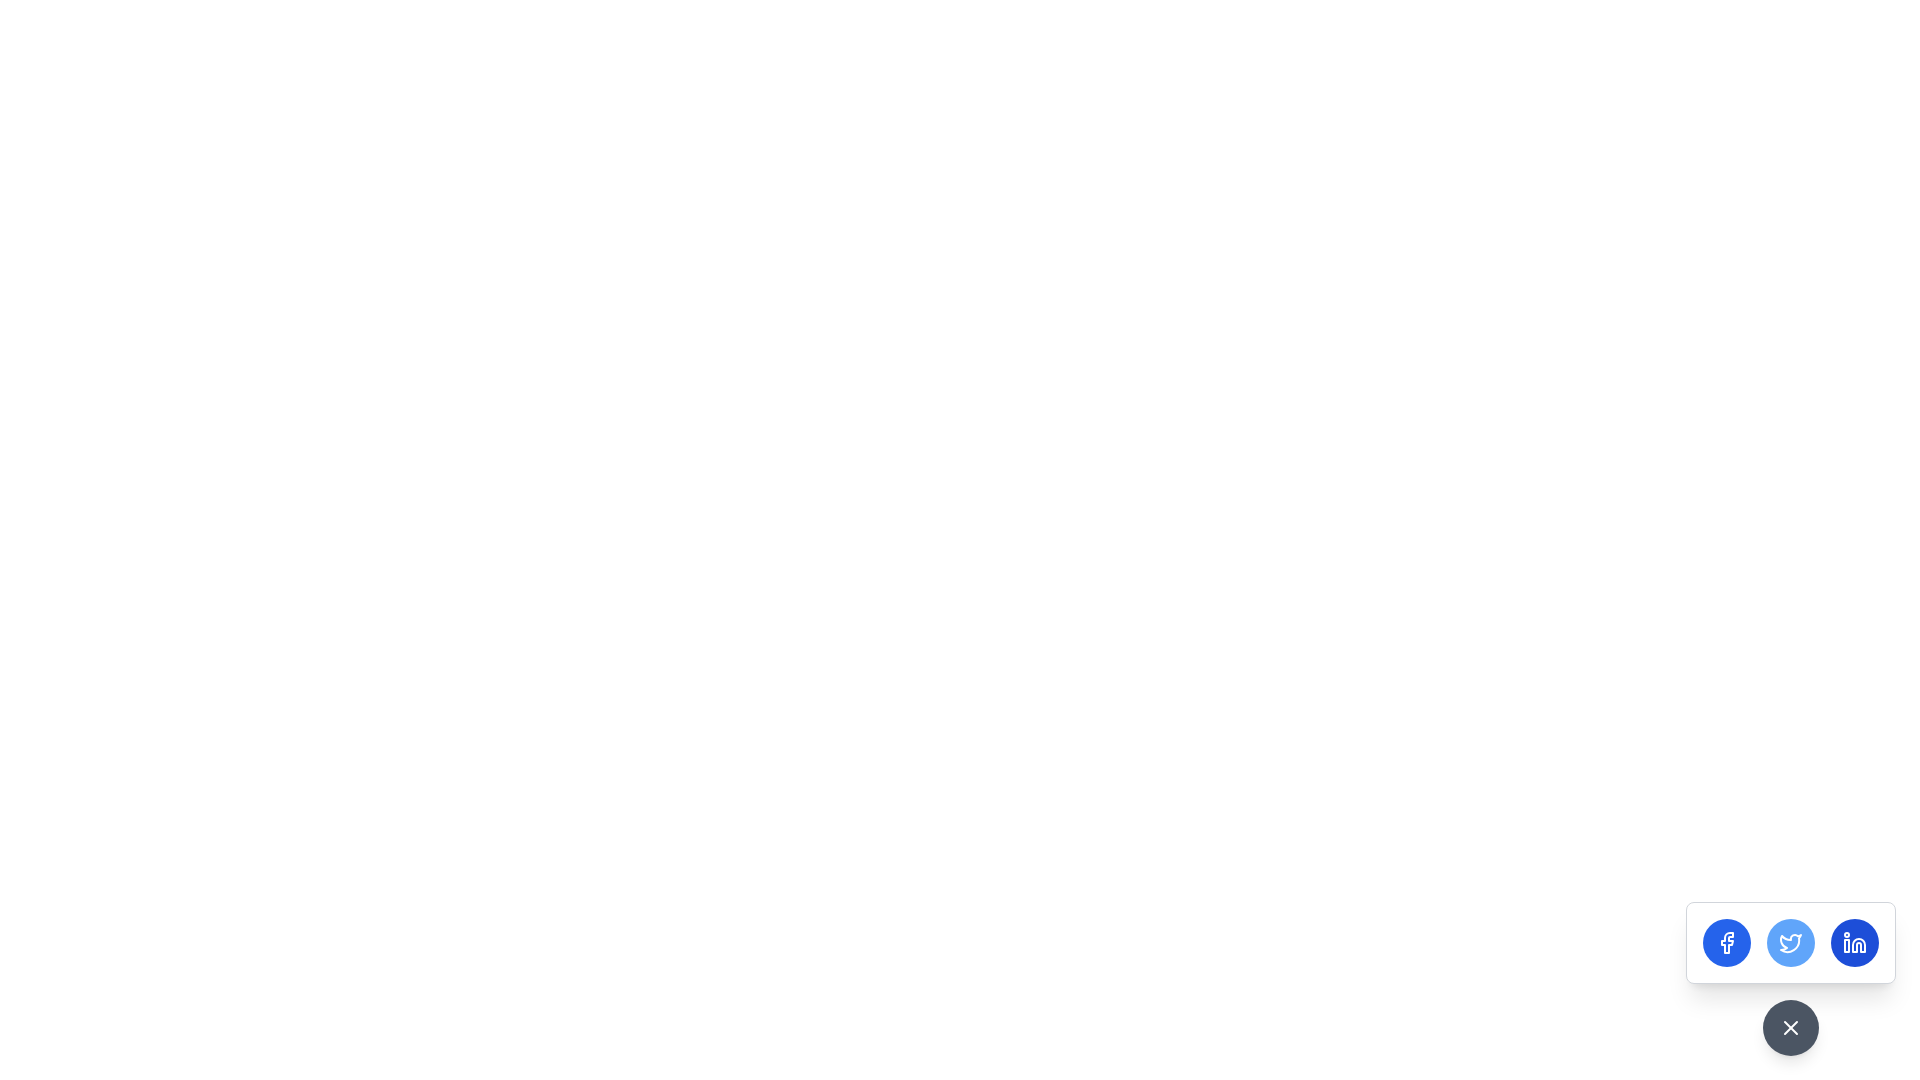 The width and height of the screenshot is (1920, 1080). I want to click on the circular blue Twitter button with a white bird logo to share content on Twitter, so click(1790, 942).